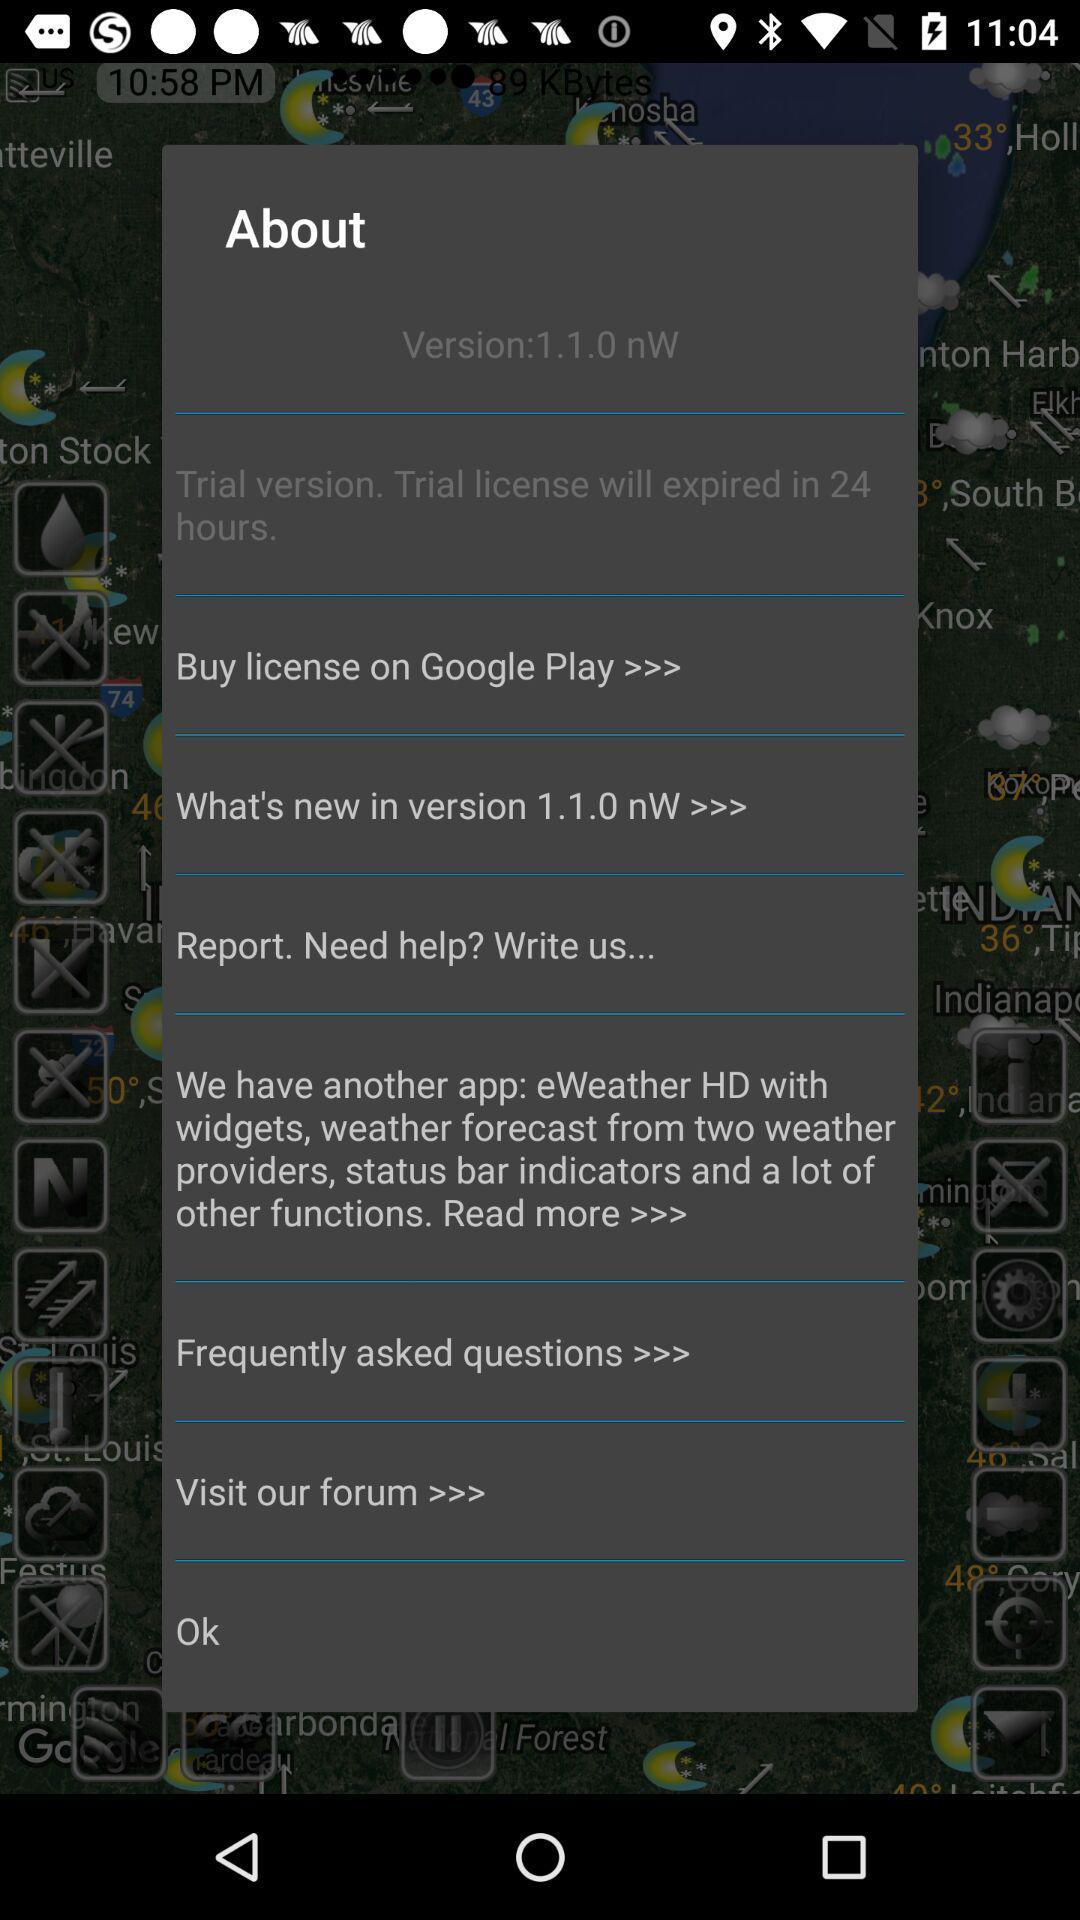 This screenshot has width=1080, height=1920. I want to click on the we have another icon, so click(540, 1147).